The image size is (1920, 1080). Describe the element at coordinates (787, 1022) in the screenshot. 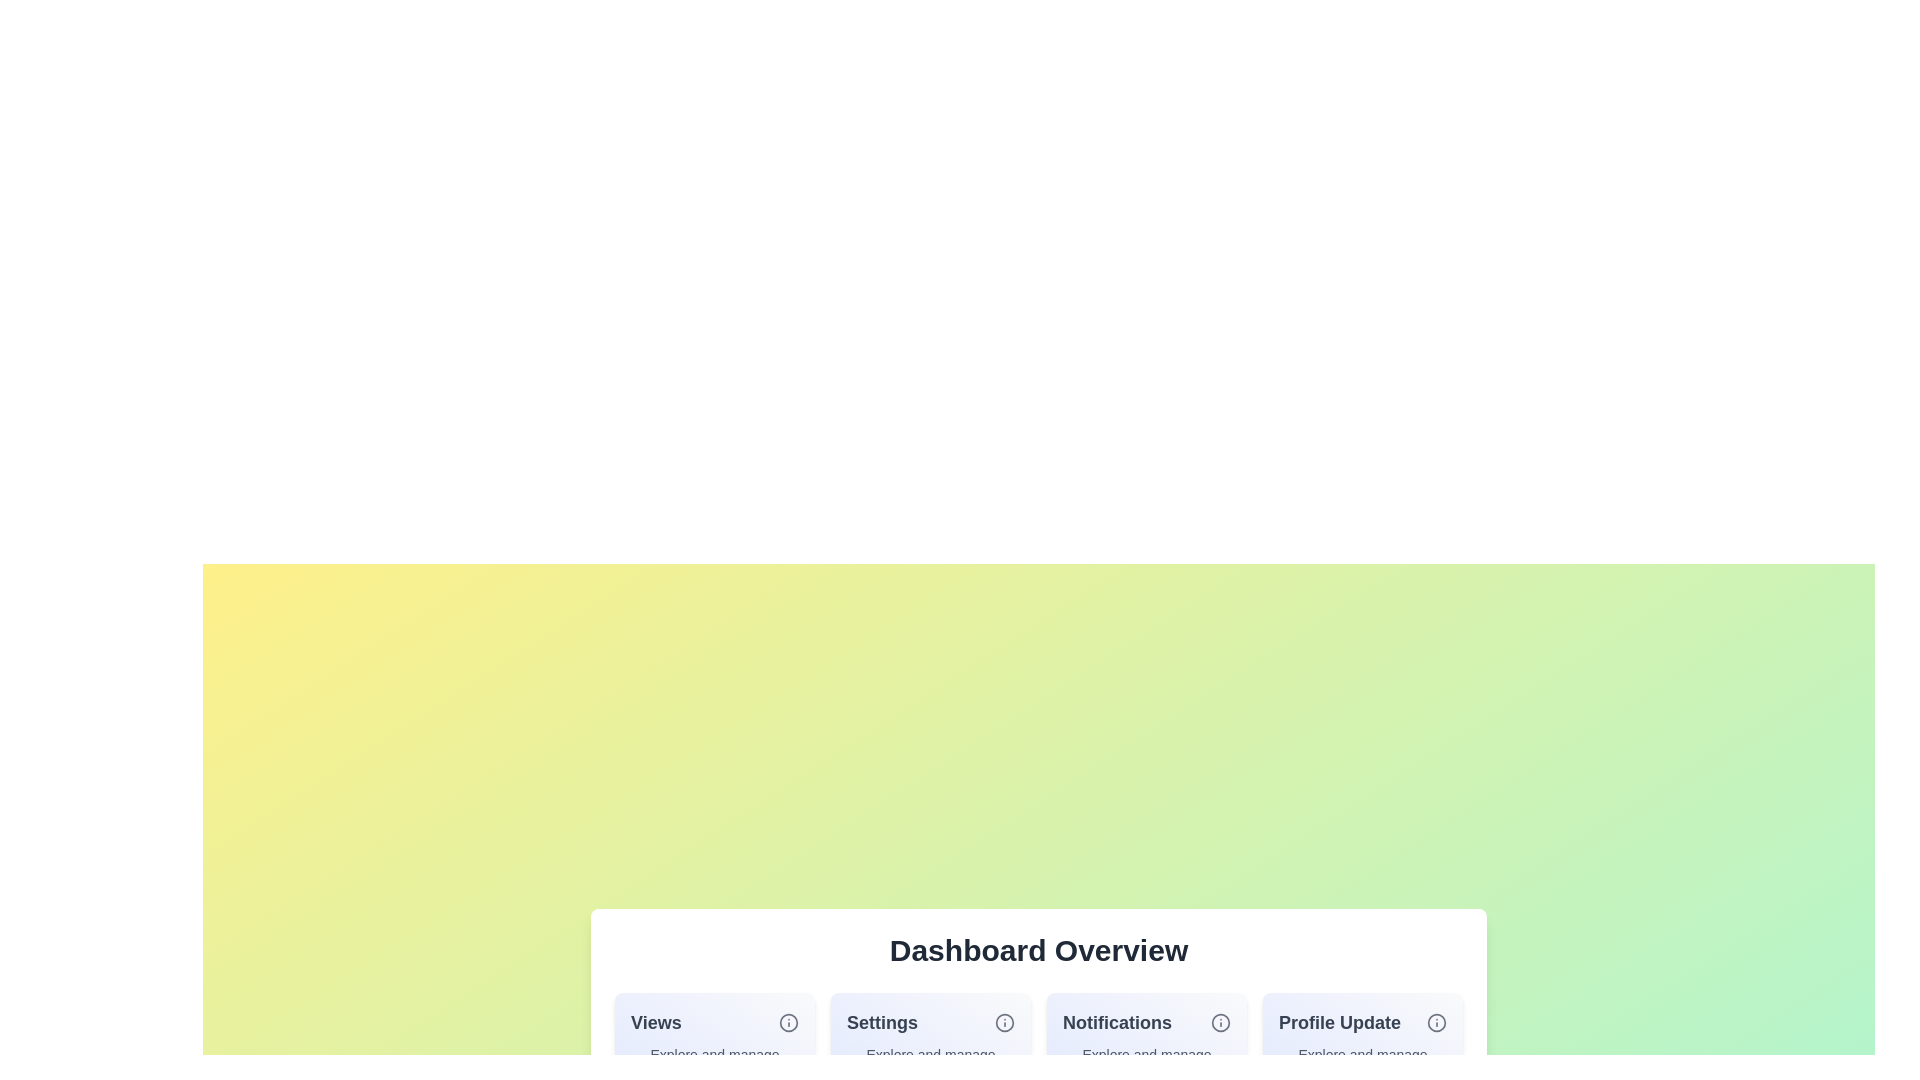

I see `the circular icon button with a gray border and 'i' symbol for accessibility purposes` at that location.